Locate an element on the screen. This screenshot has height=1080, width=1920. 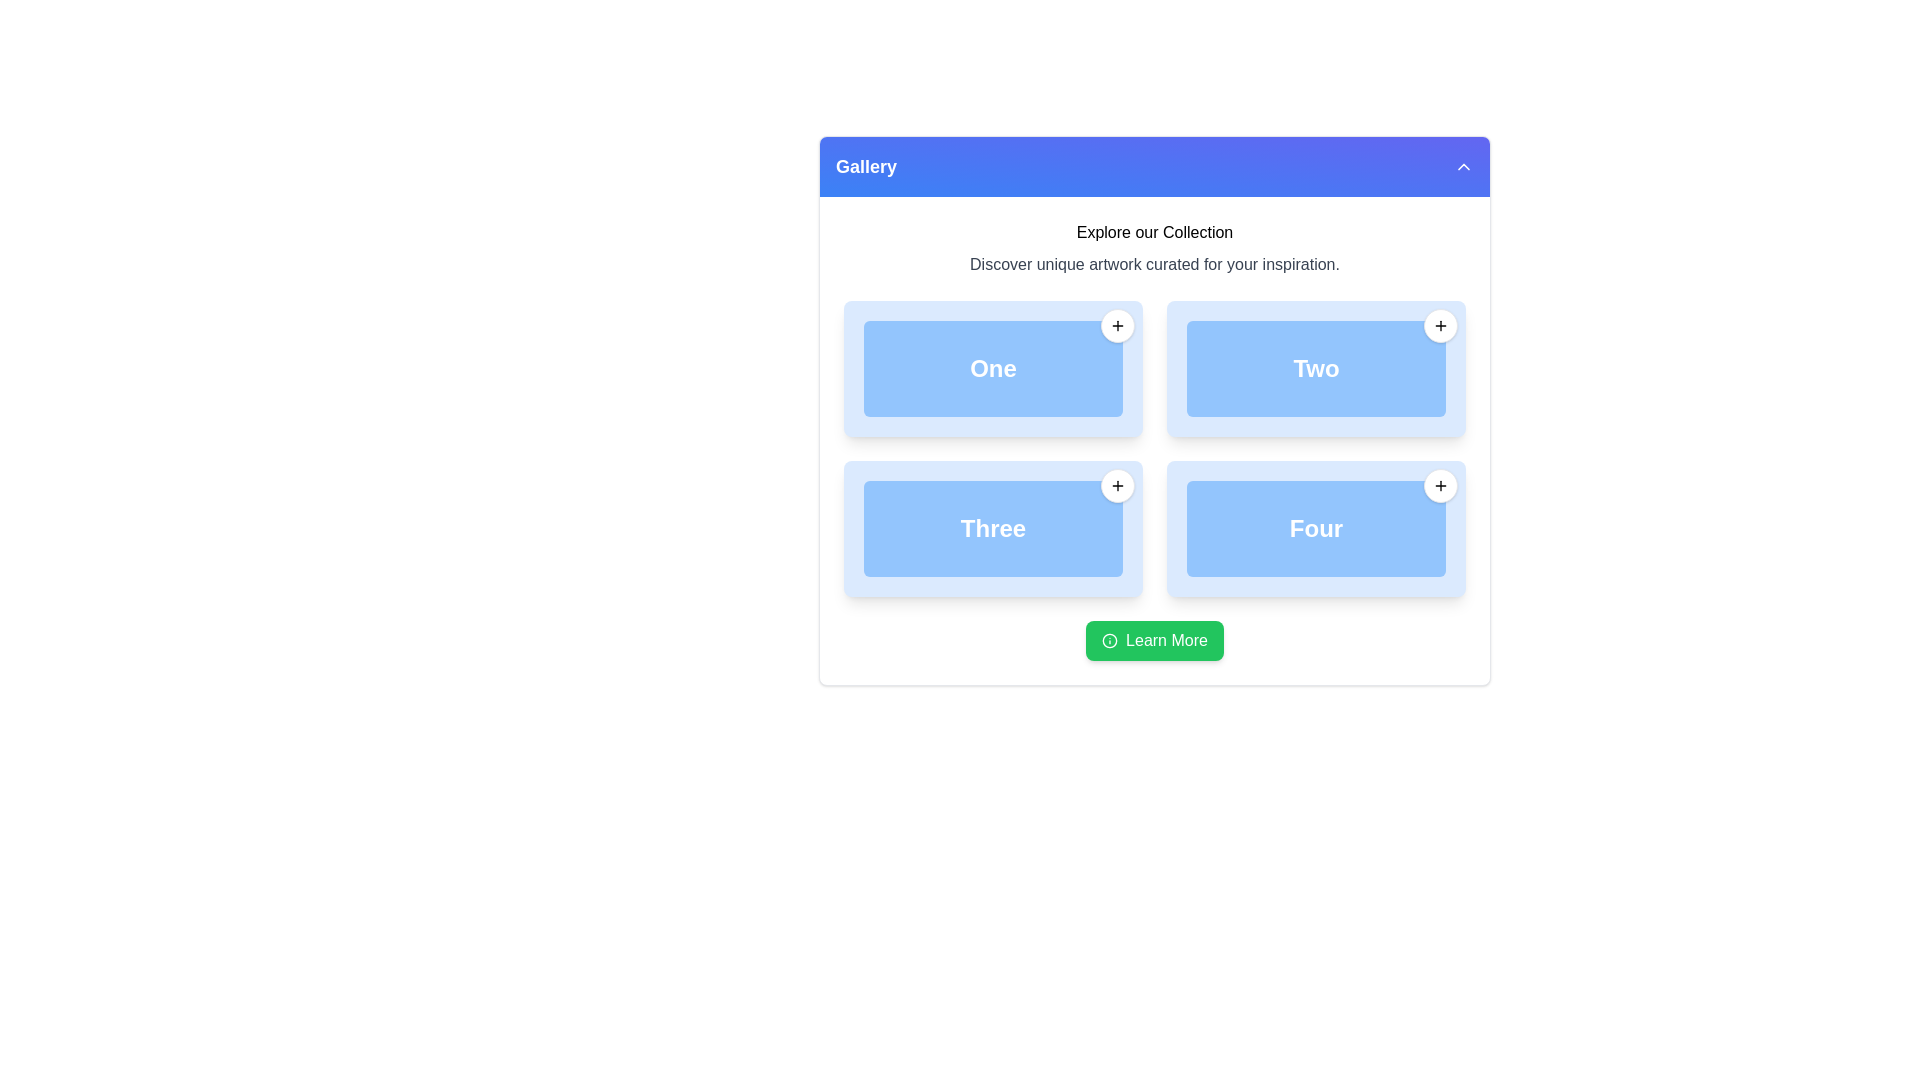
the text label that displays 'Three', styled in bold and large white font on a blue background, located in the lower-left quadrant of a 2x2 grid layout is located at coordinates (993, 527).